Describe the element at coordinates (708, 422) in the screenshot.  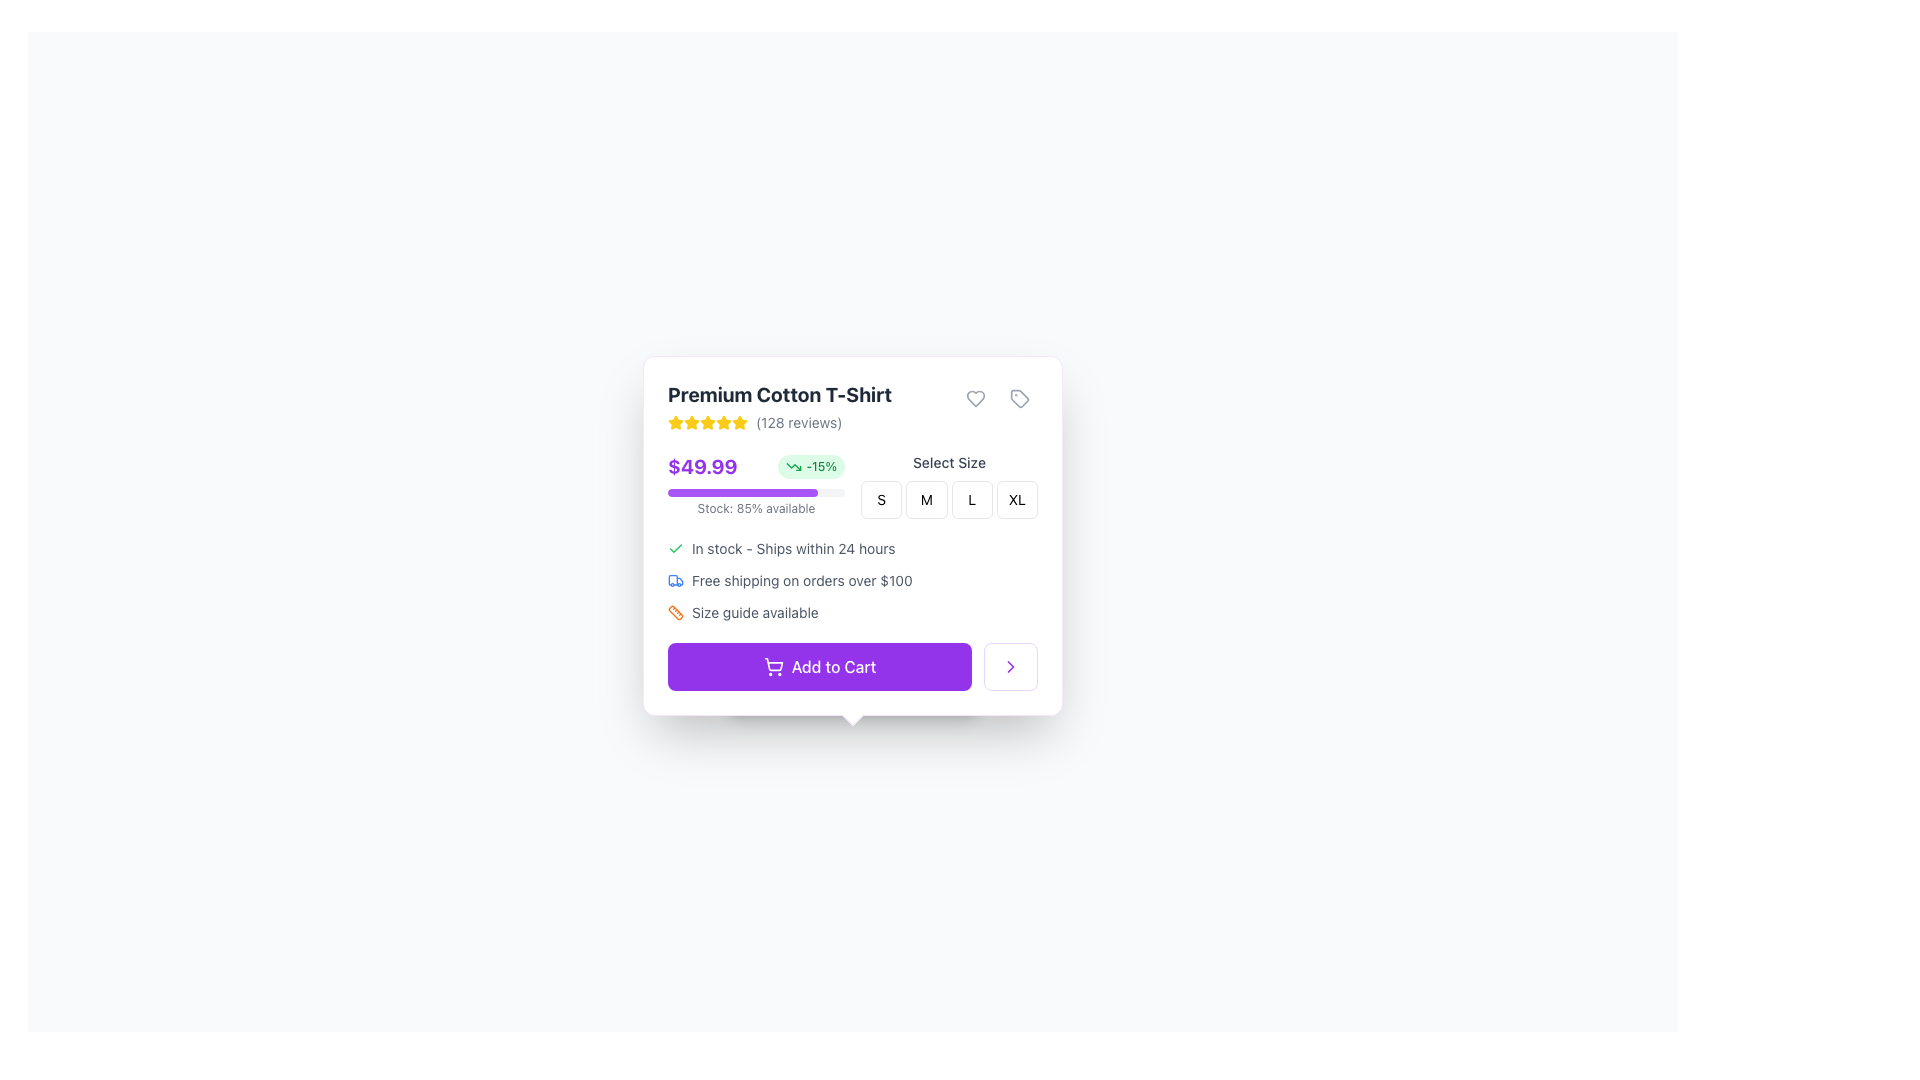
I see `the fifth yellow star-shaped icon in the star rating system` at that location.